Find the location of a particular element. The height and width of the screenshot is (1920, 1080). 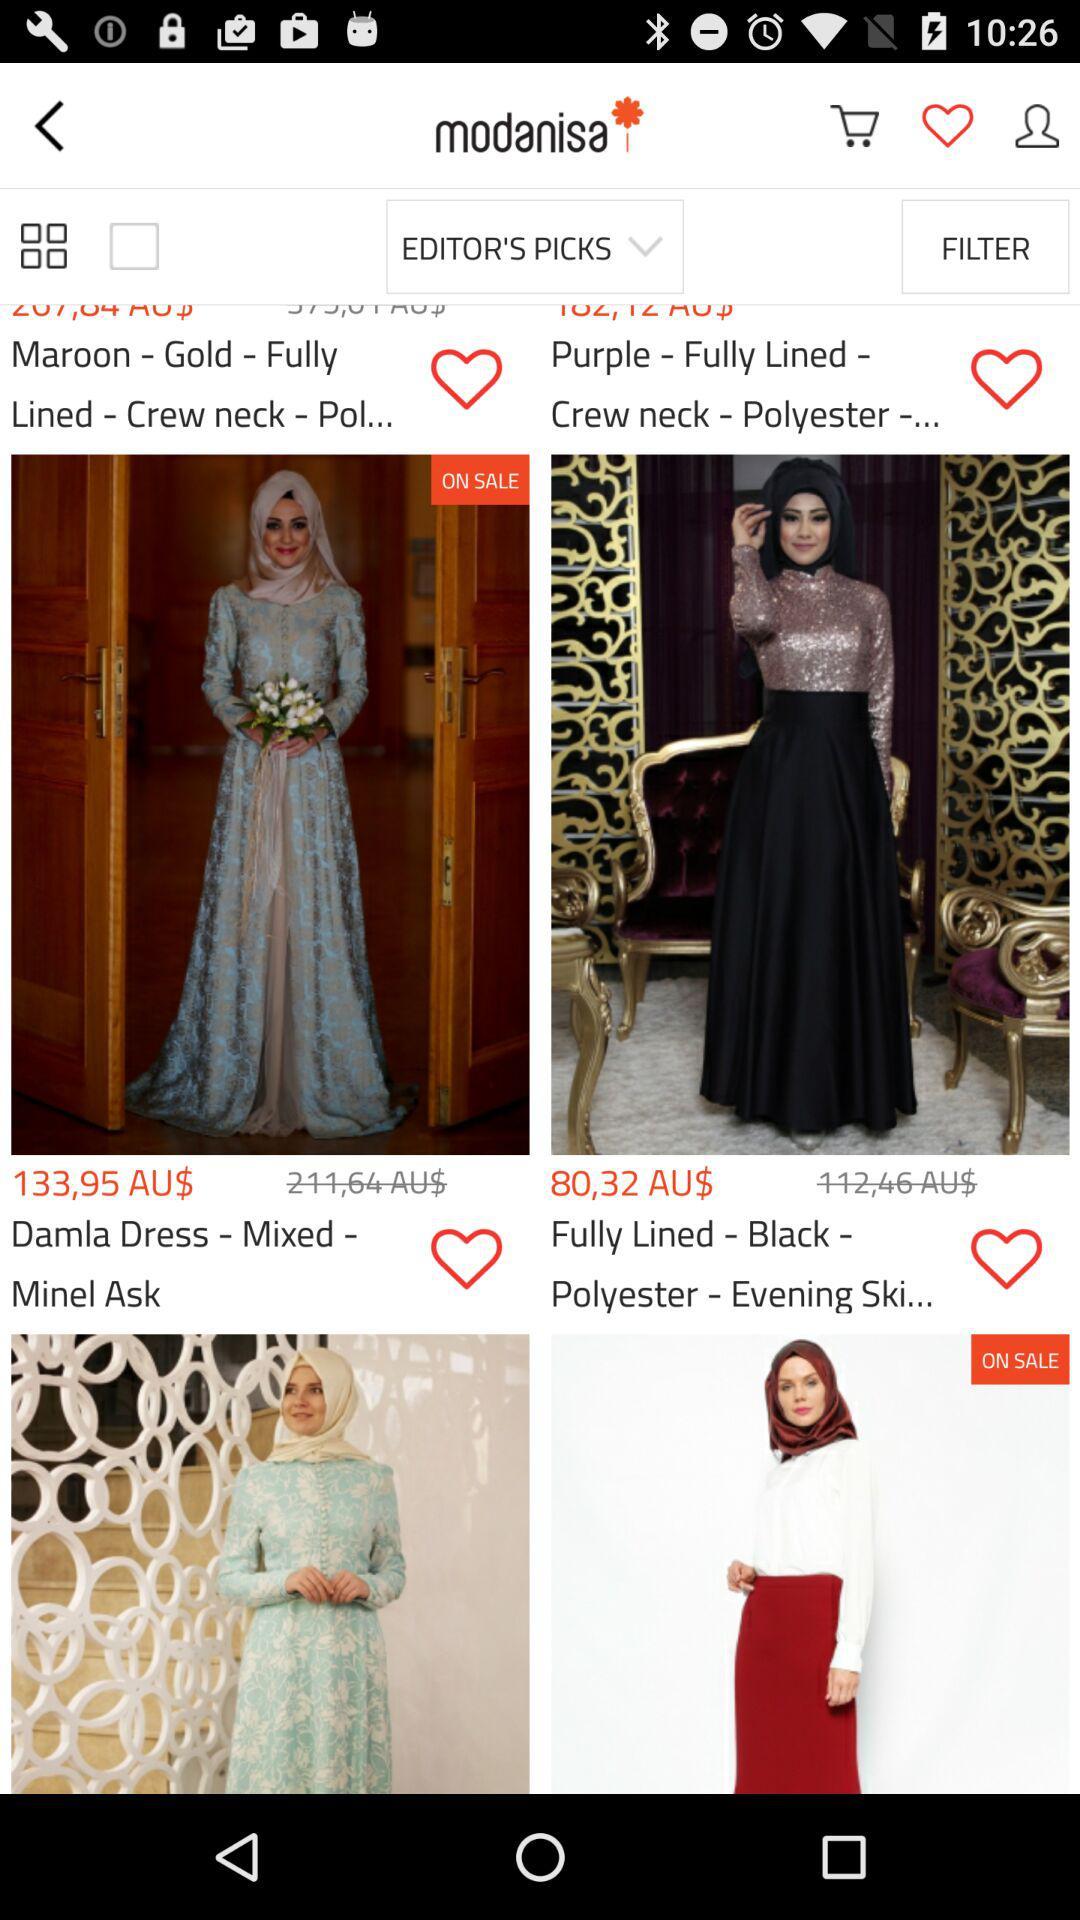

the favorite icon is located at coordinates (946, 133).